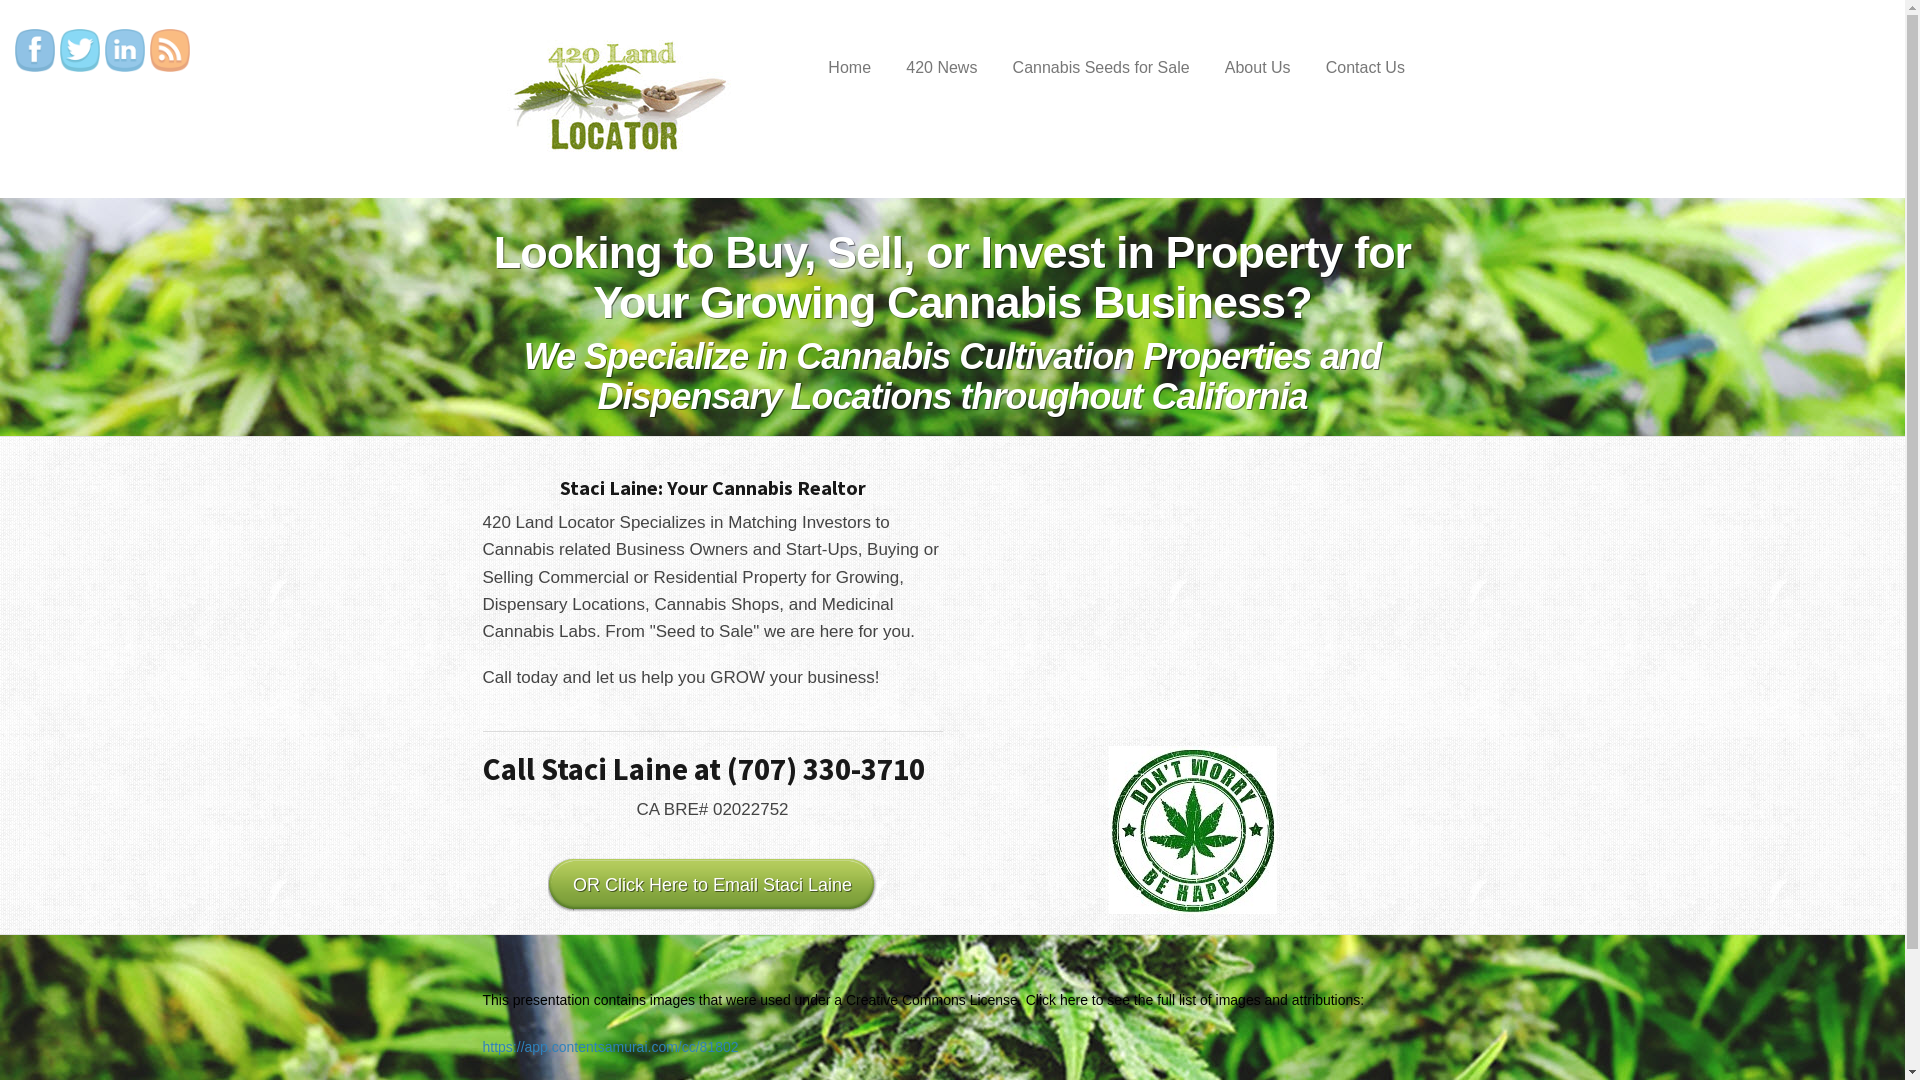 This screenshot has height=1080, width=1920. I want to click on 'Facebook', so click(34, 49).